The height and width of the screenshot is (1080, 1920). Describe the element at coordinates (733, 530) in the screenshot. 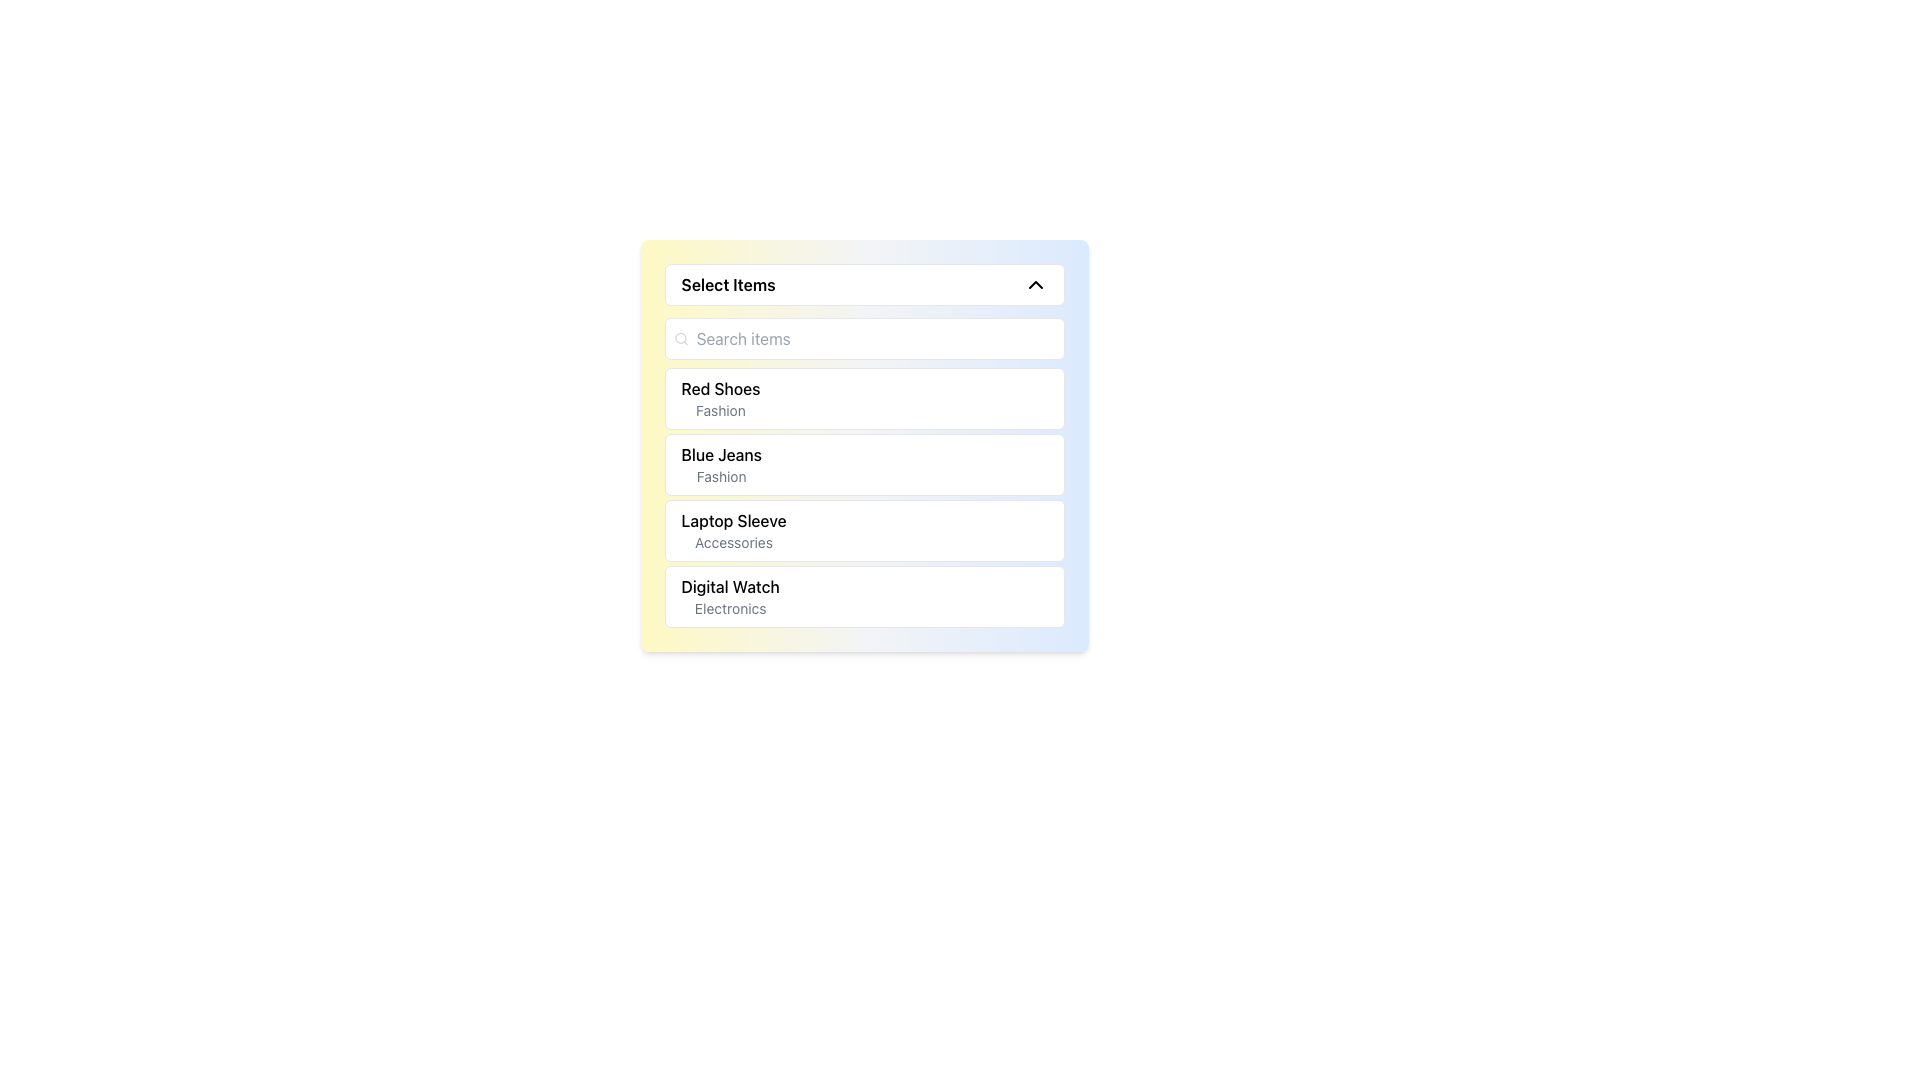

I see `the selectable list item for 'Laptop Sleeve' located in the third row of the dropdown list, positioned between 'Blue Jeans' and 'Digital Watch'` at that location.